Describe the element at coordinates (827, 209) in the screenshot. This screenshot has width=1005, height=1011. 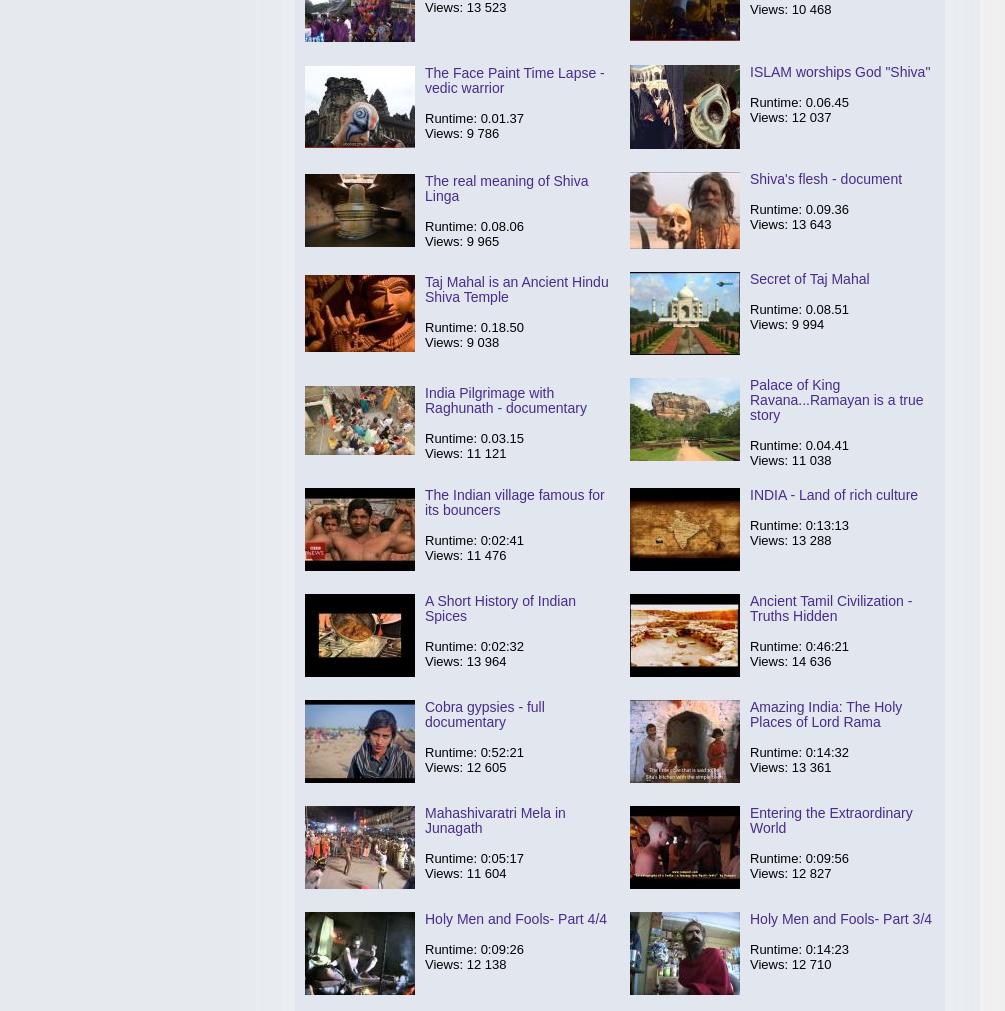
I see `'0.09.36'` at that location.